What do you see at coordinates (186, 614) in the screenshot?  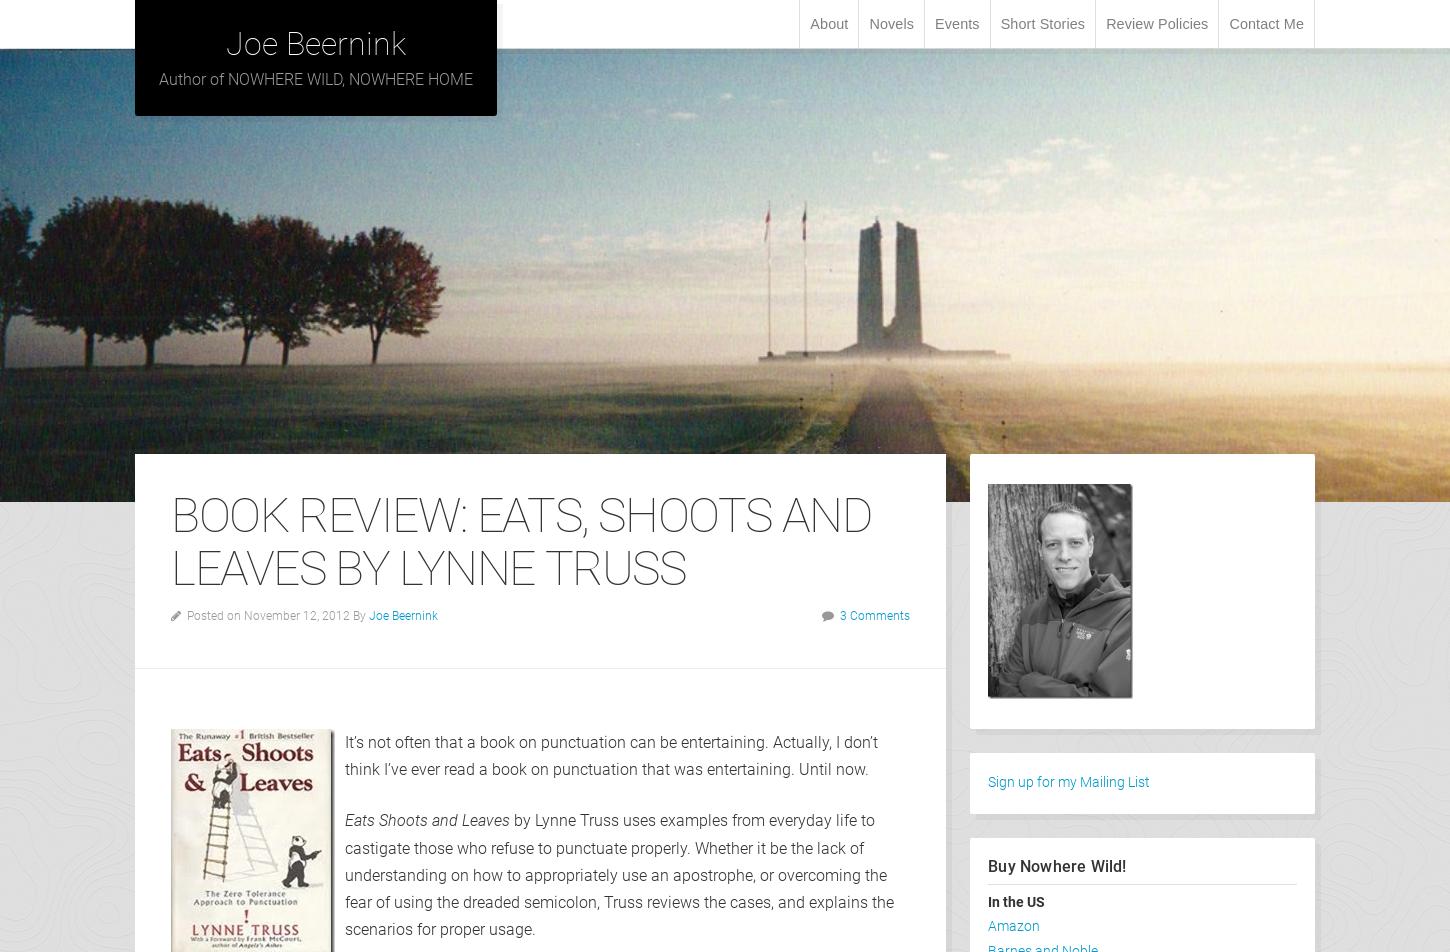 I see `'Posted on November 12, 2012'` at bounding box center [186, 614].